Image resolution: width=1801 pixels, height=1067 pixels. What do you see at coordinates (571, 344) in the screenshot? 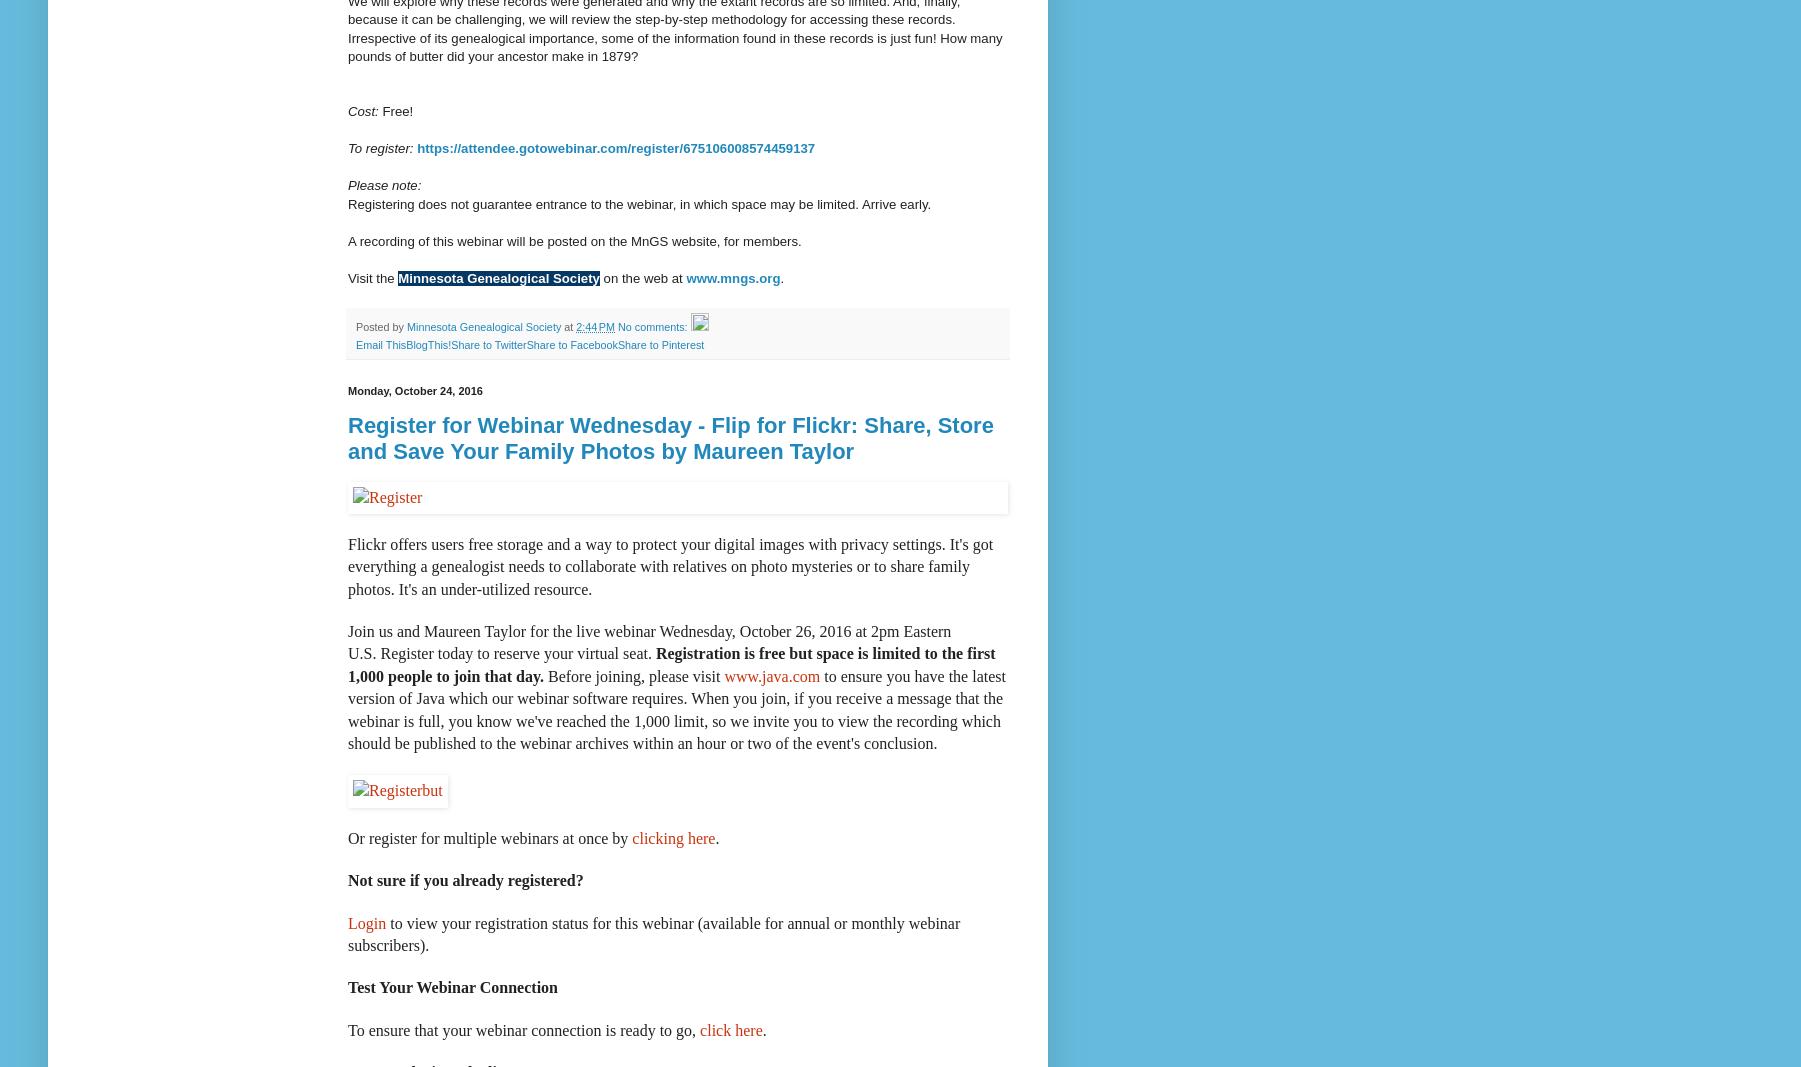
I see `'Share to Facebook'` at bounding box center [571, 344].